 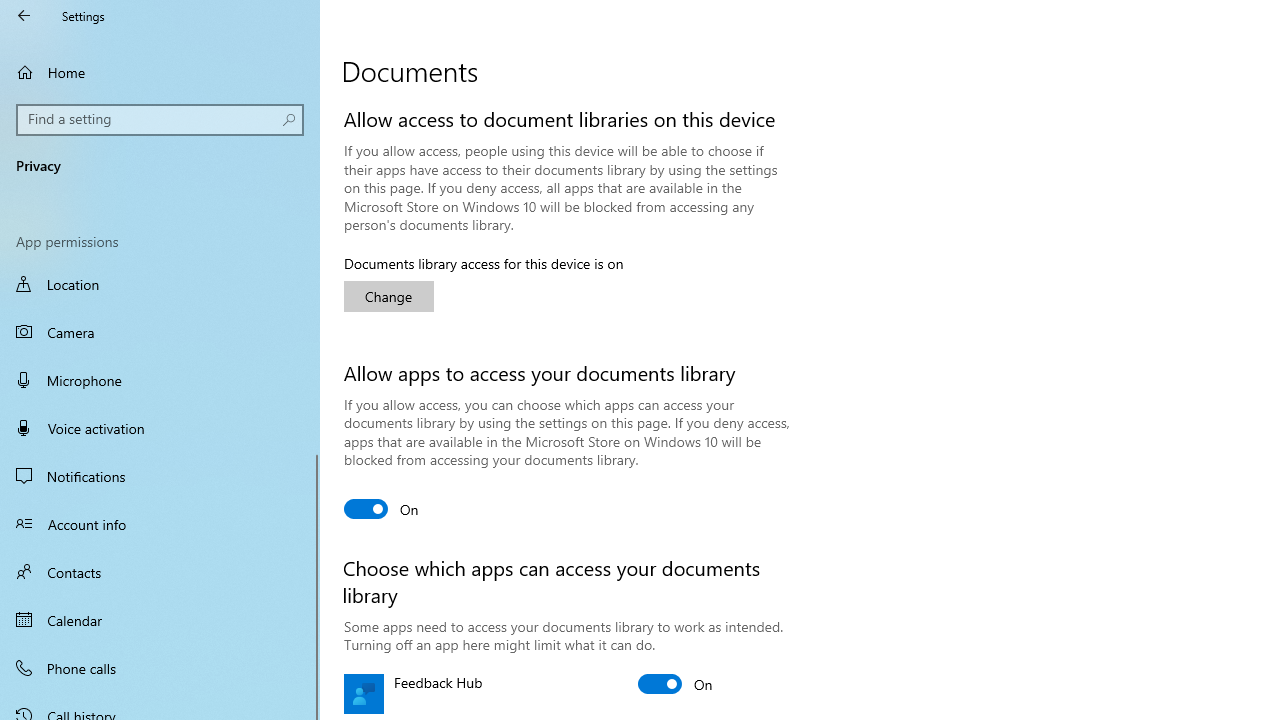 What do you see at coordinates (160, 119) in the screenshot?
I see `'Search box, Find a setting'` at bounding box center [160, 119].